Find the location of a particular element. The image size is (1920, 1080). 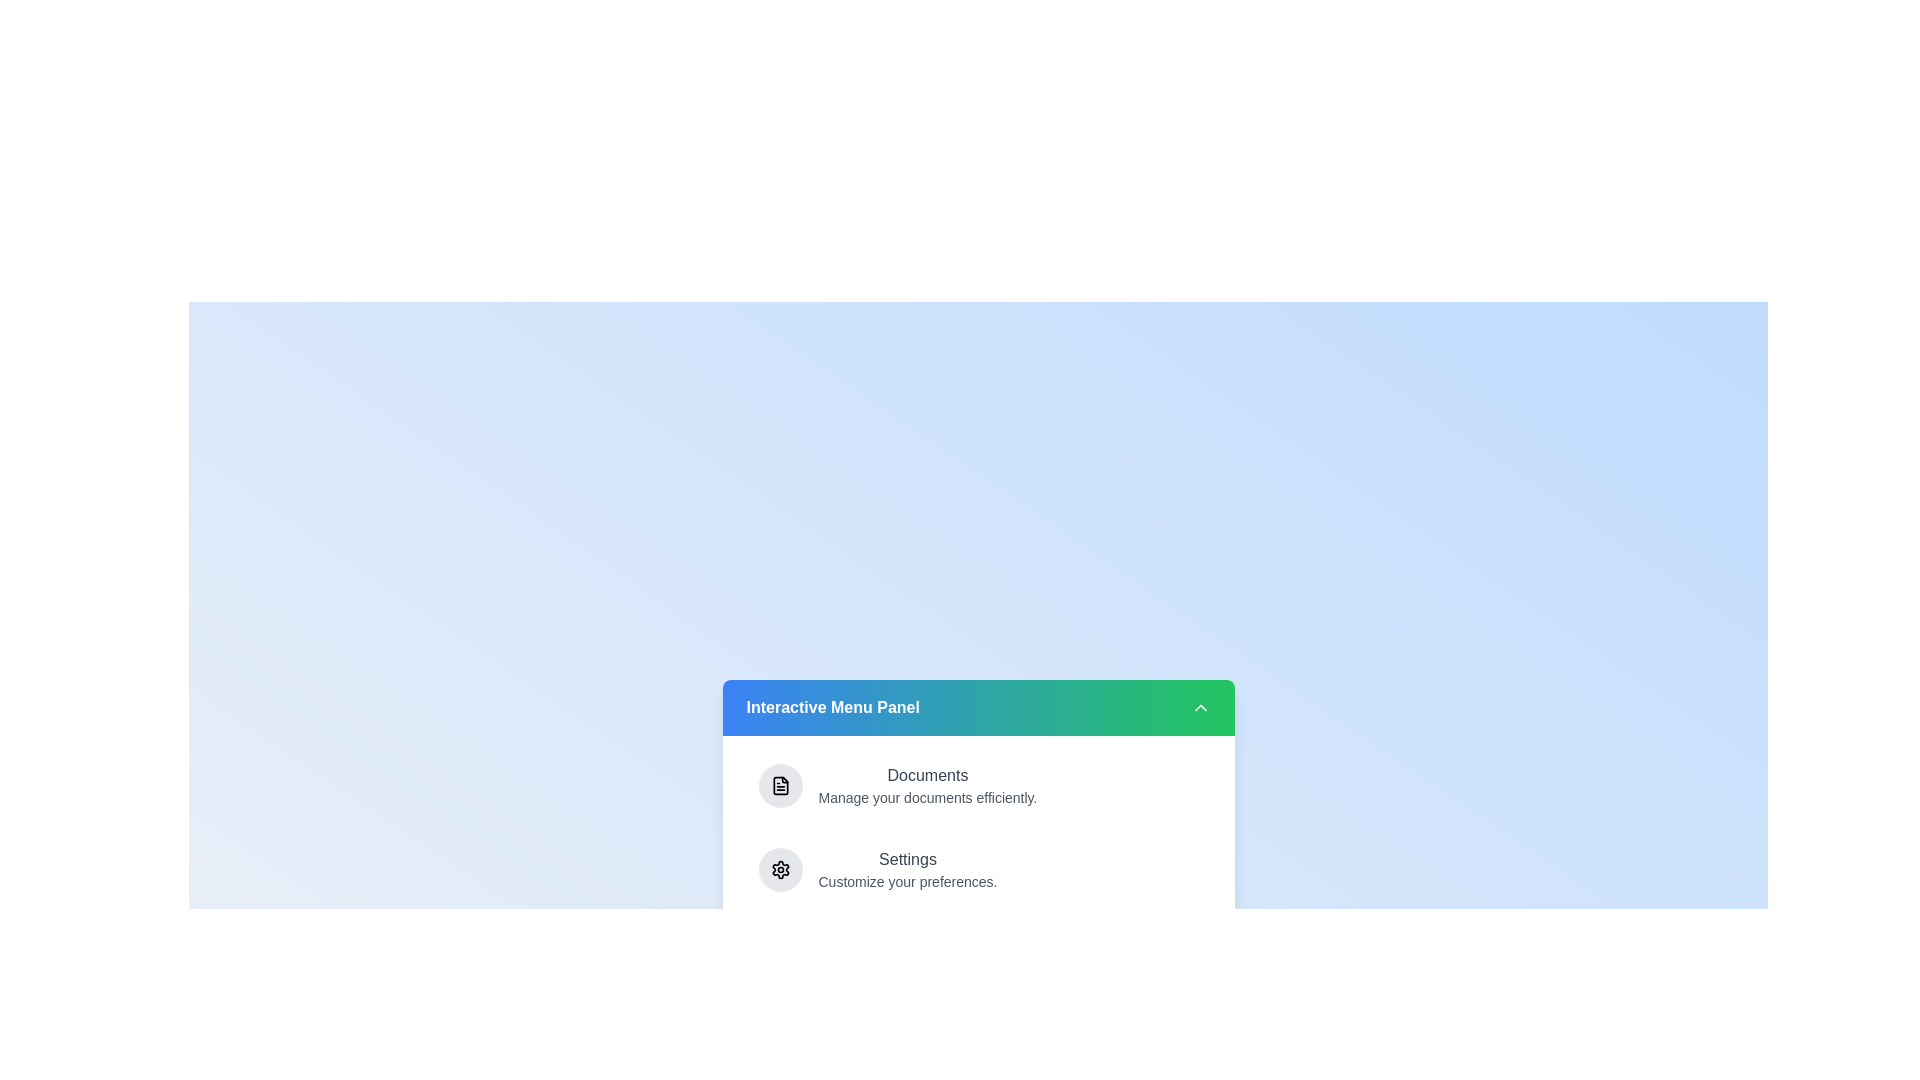

the menu item Documents to highlight it is located at coordinates (978, 785).